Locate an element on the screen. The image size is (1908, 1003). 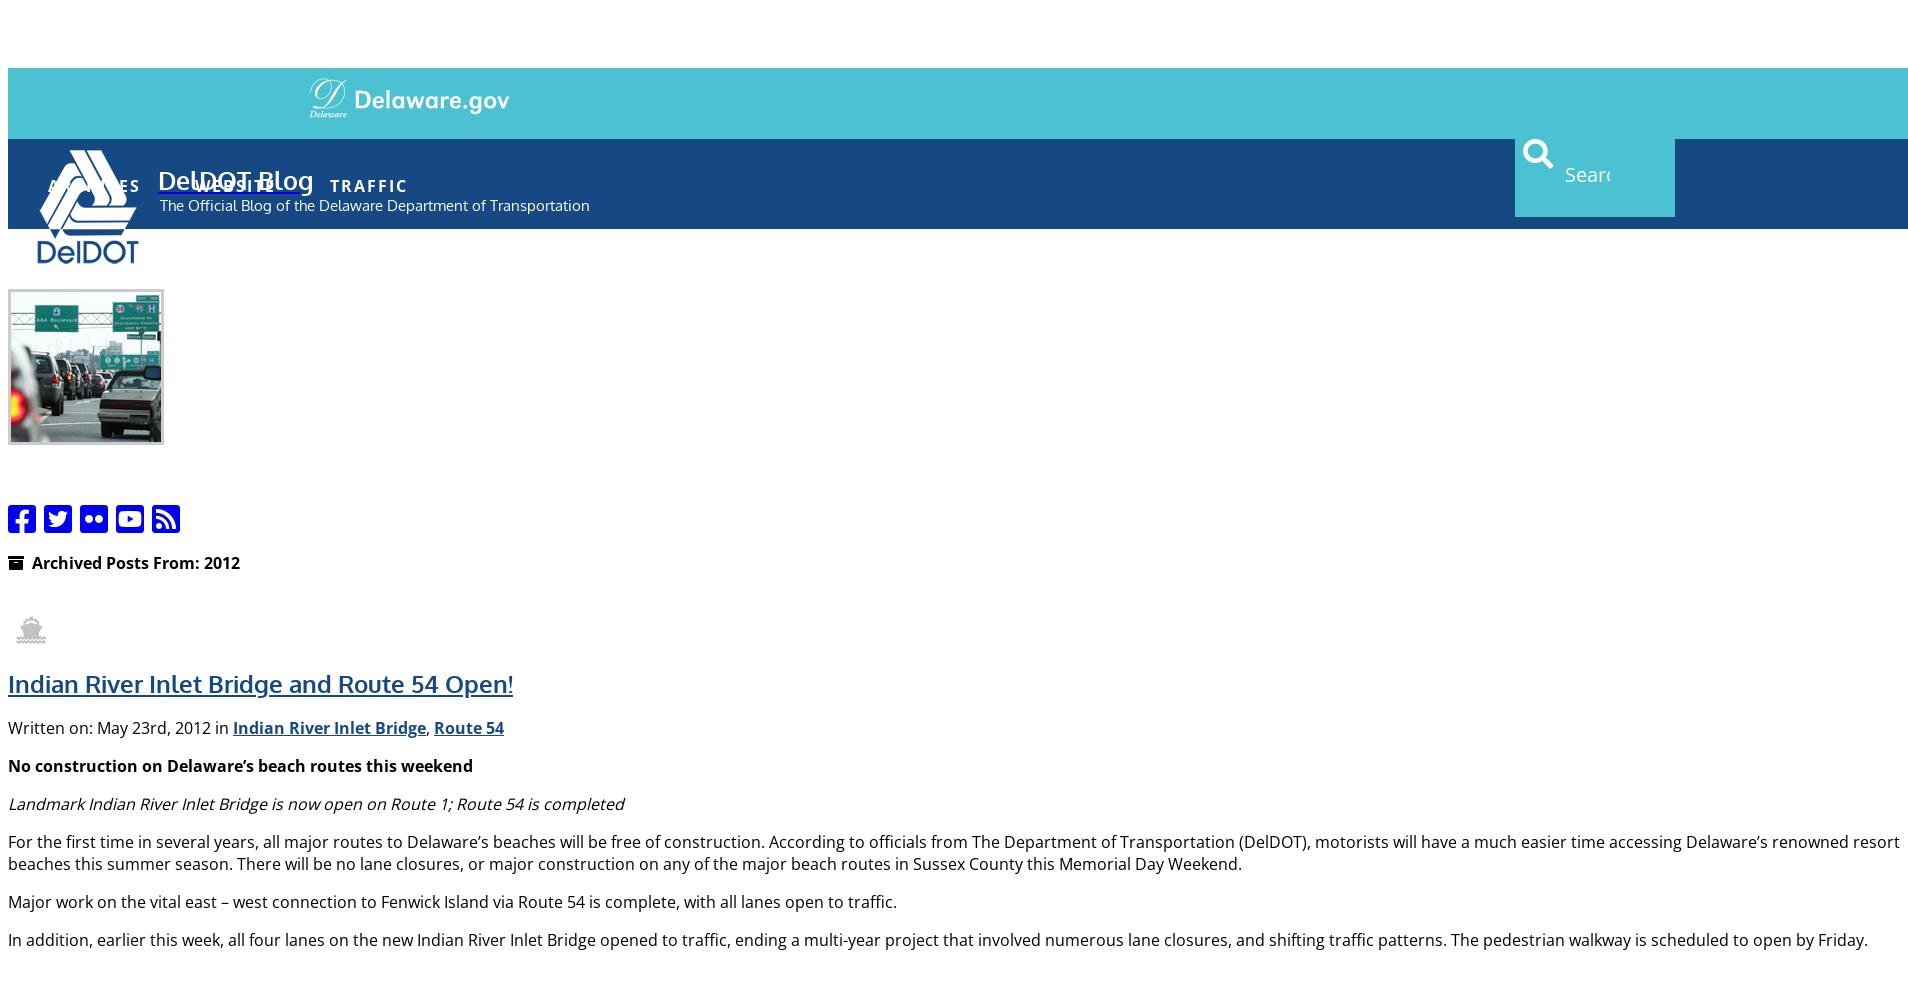
'Traffic' is located at coordinates (369, 184).